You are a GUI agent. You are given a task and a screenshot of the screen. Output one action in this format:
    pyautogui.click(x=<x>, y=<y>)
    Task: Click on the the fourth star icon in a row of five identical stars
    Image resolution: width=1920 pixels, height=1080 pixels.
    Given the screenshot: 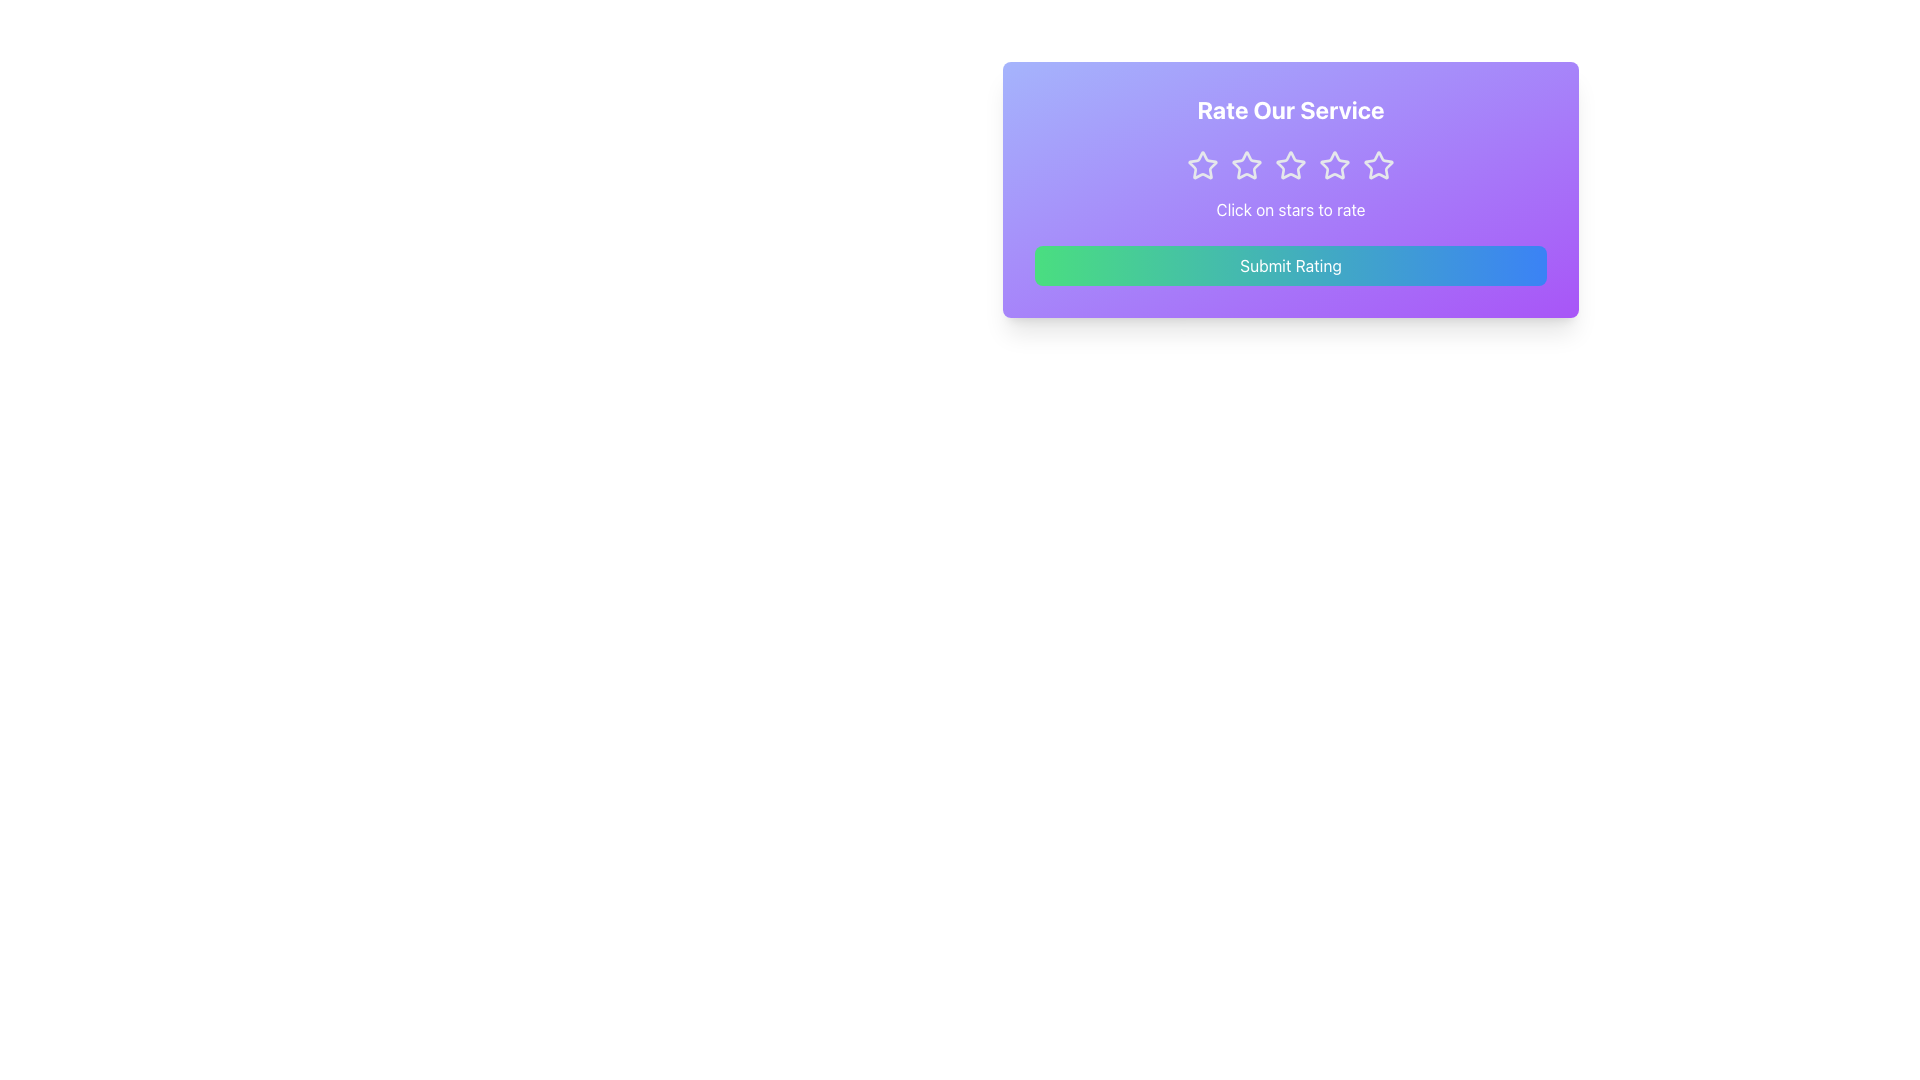 What is the action you would take?
    pyautogui.click(x=1334, y=164)
    